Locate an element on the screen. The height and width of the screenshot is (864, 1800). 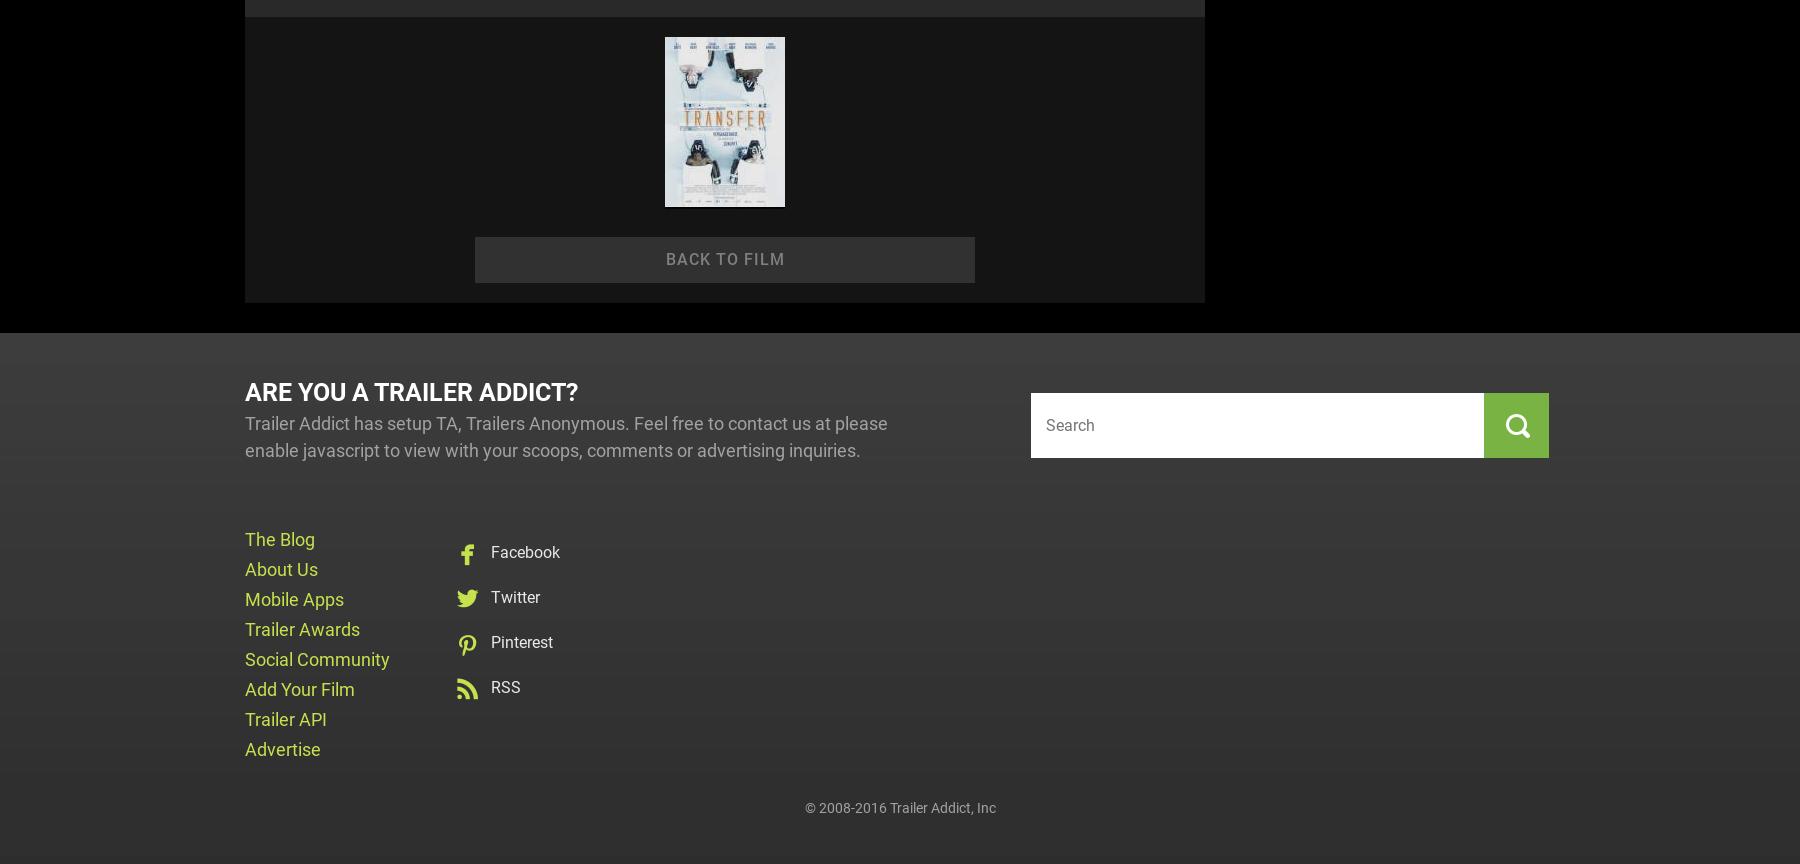
'Are you a trailer addict?' is located at coordinates (411, 391).